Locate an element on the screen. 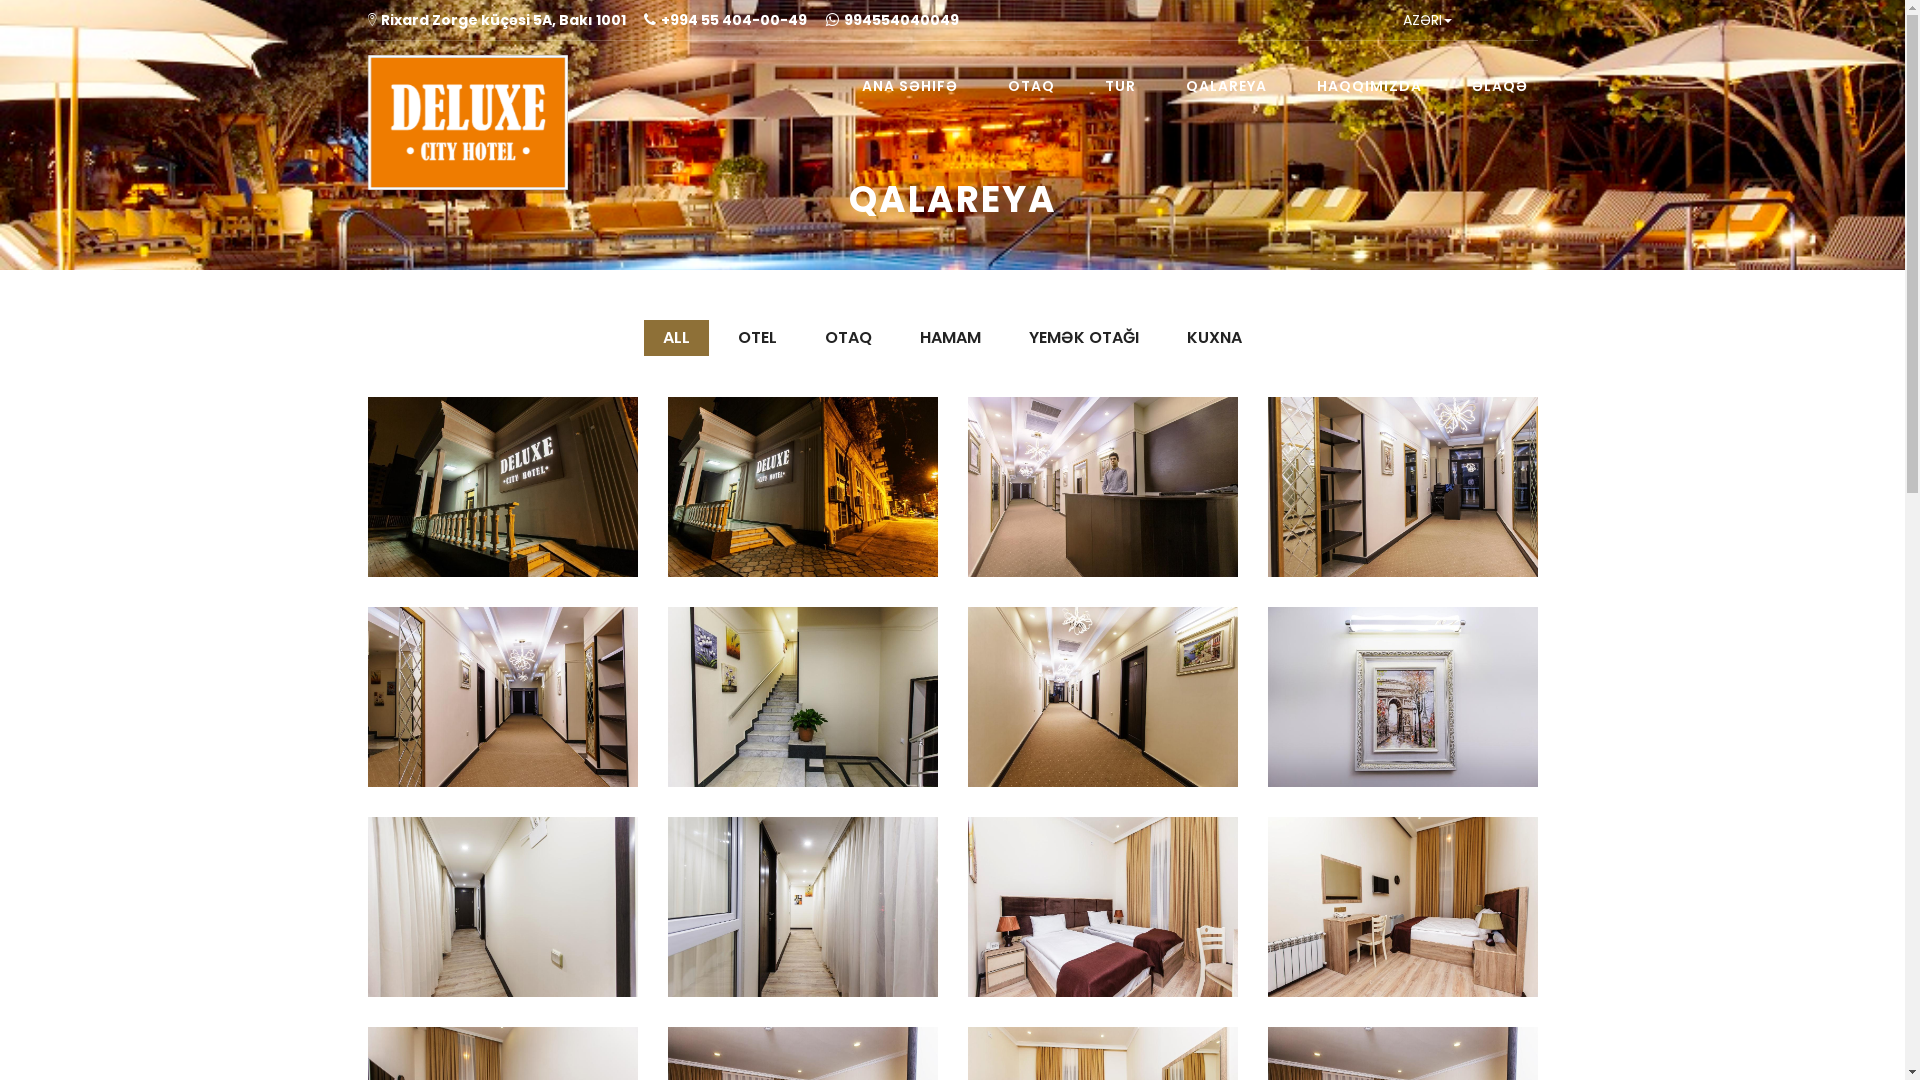  'Otel' is located at coordinates (1102, 696).